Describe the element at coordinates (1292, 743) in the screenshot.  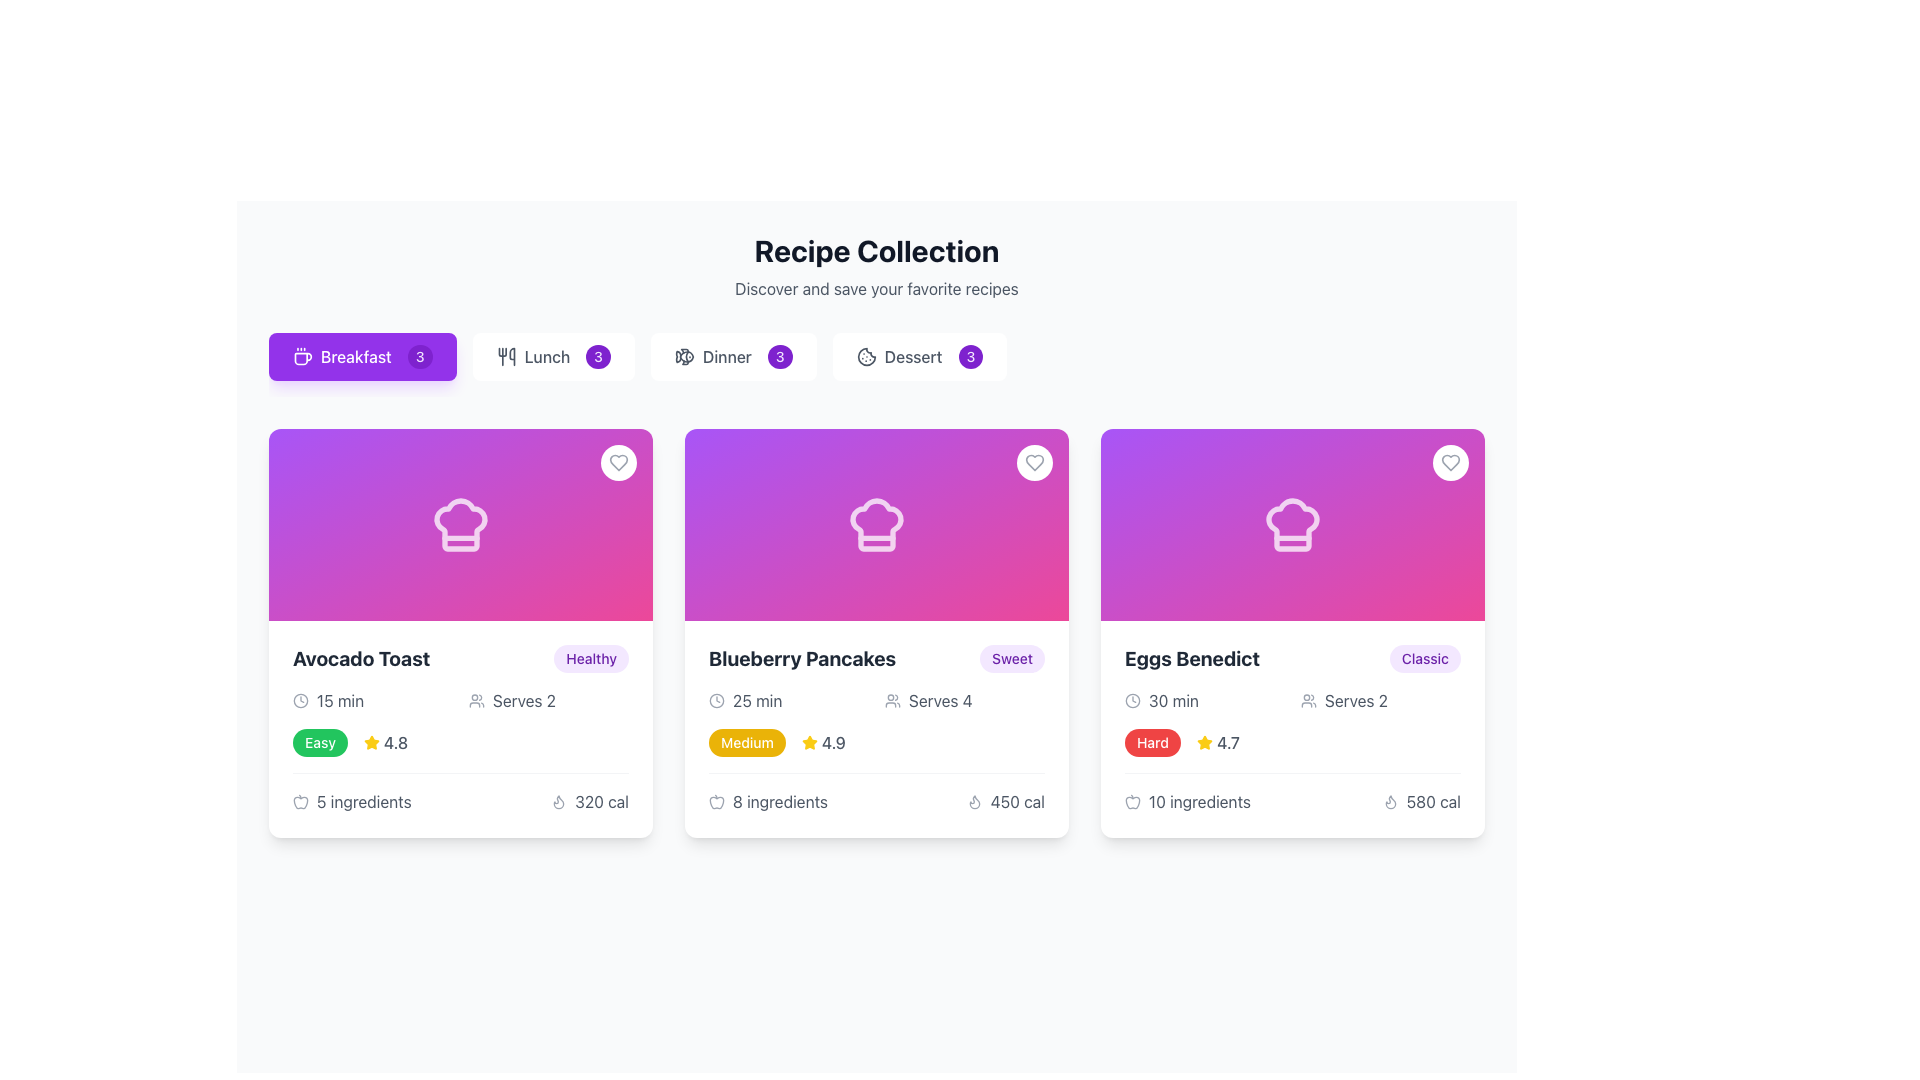
I see `the Composite element displaying the difficulty level 'Hard' and user rating '4.7' for the Eggs Benedict recipe, which is located in the 'Eggs Benedict' card` at that location.